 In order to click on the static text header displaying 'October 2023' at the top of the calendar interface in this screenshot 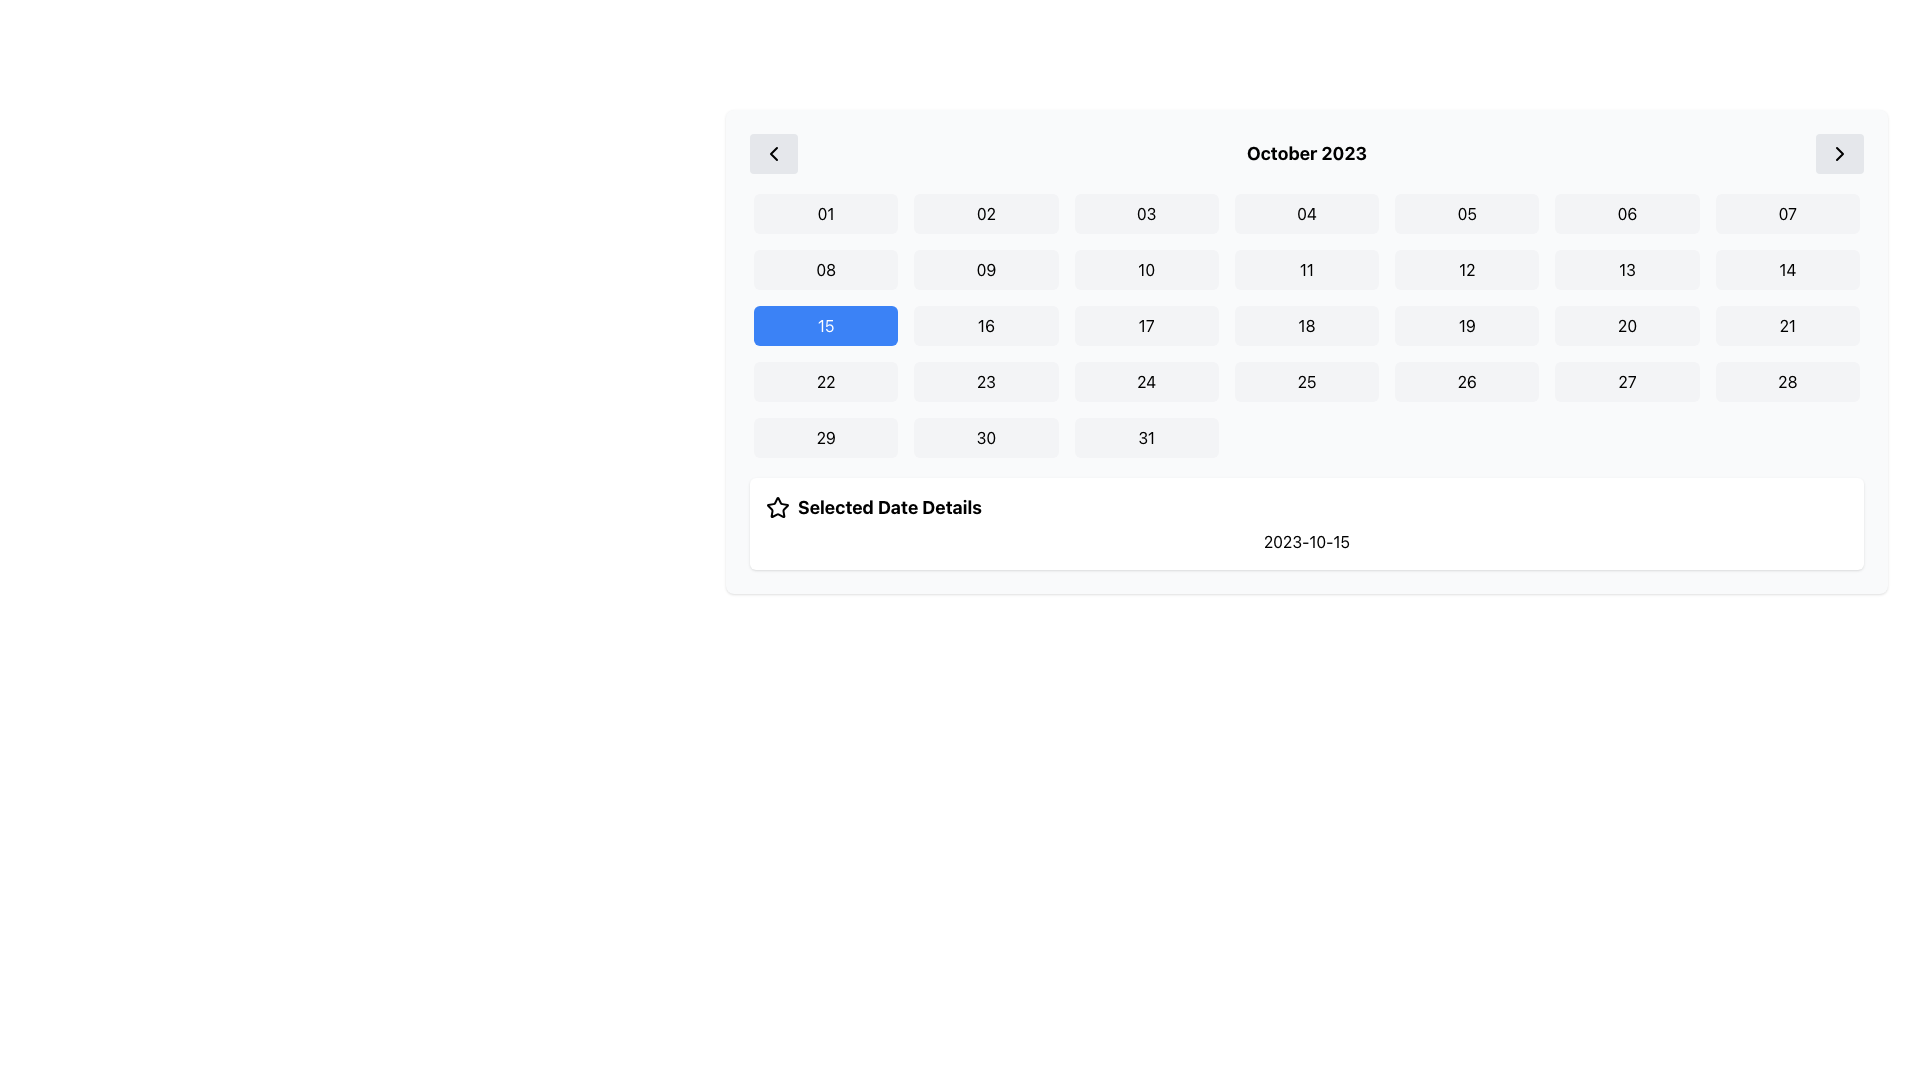, I will do `click(1306, 153)`.